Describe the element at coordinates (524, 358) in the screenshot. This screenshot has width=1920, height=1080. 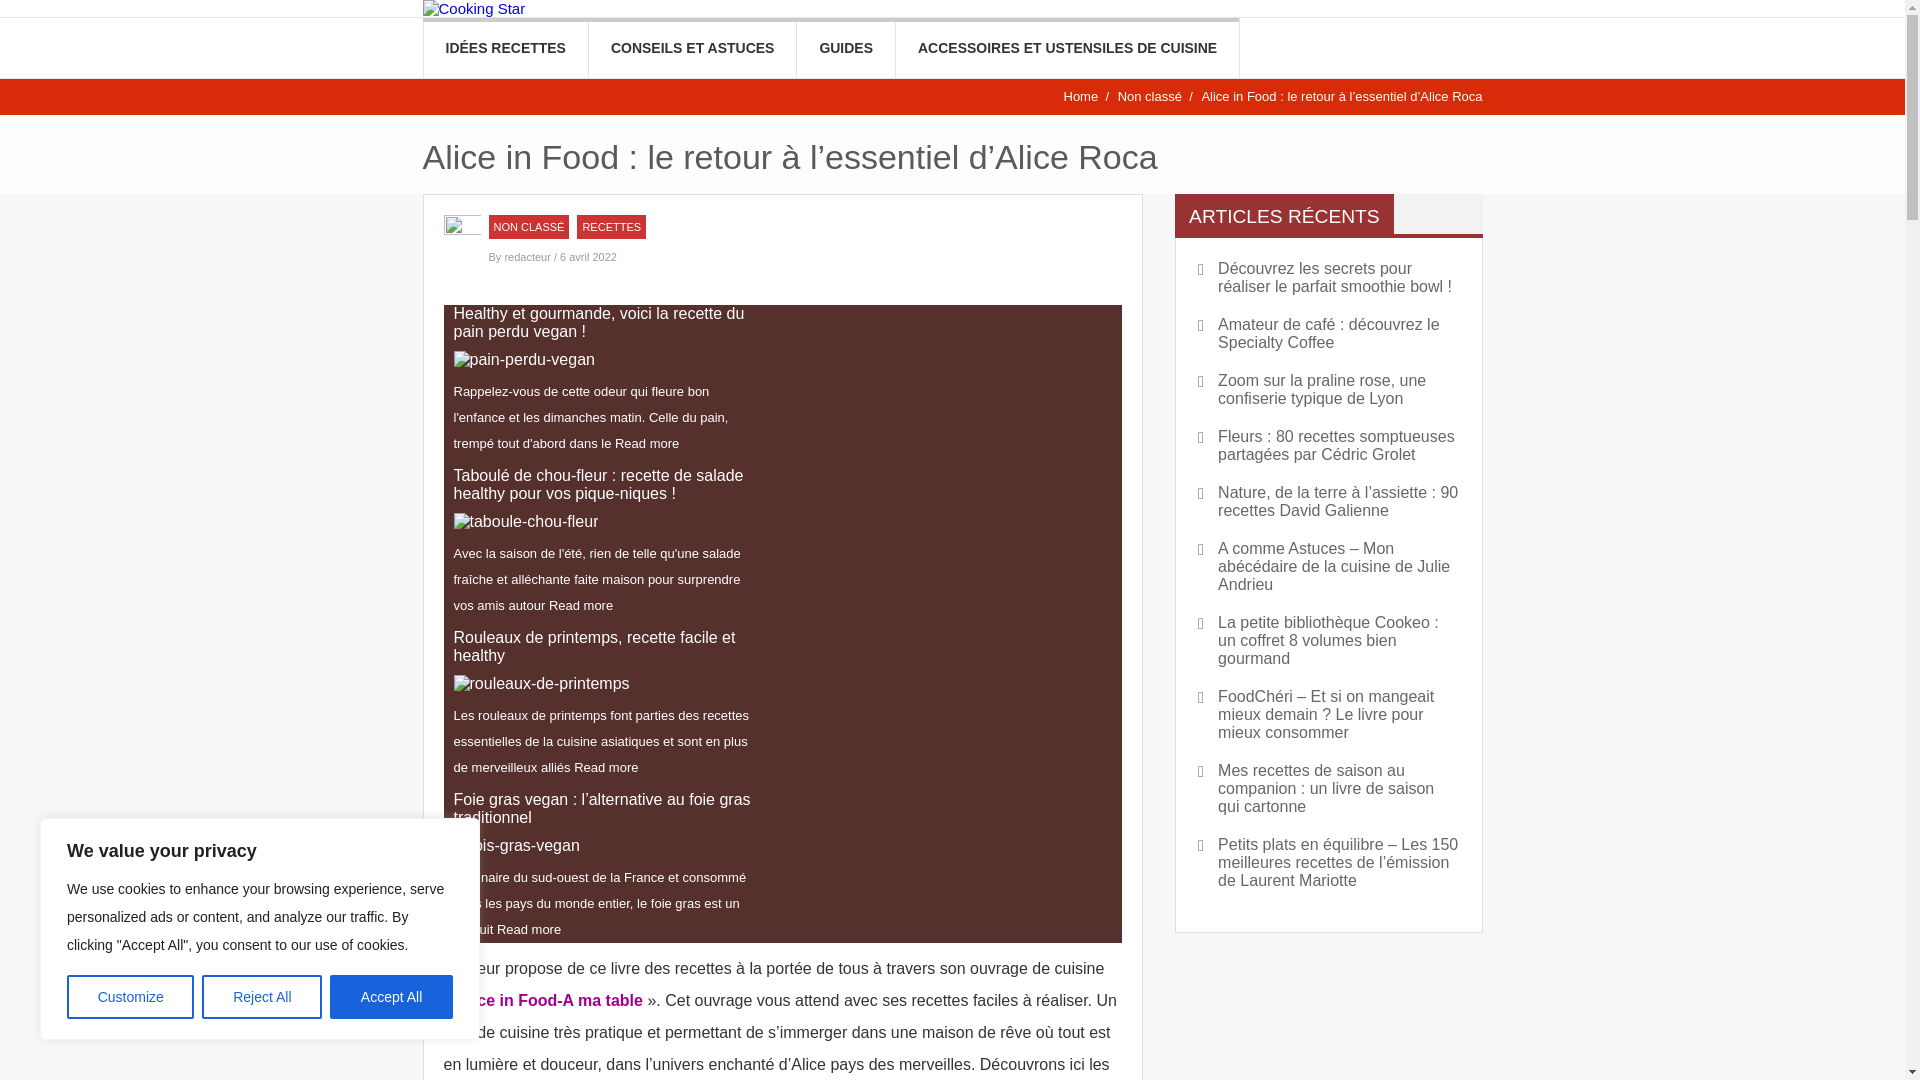
I see `'Healthy et gourmande, voici la recette du pain perdu vegan !'` at that location.